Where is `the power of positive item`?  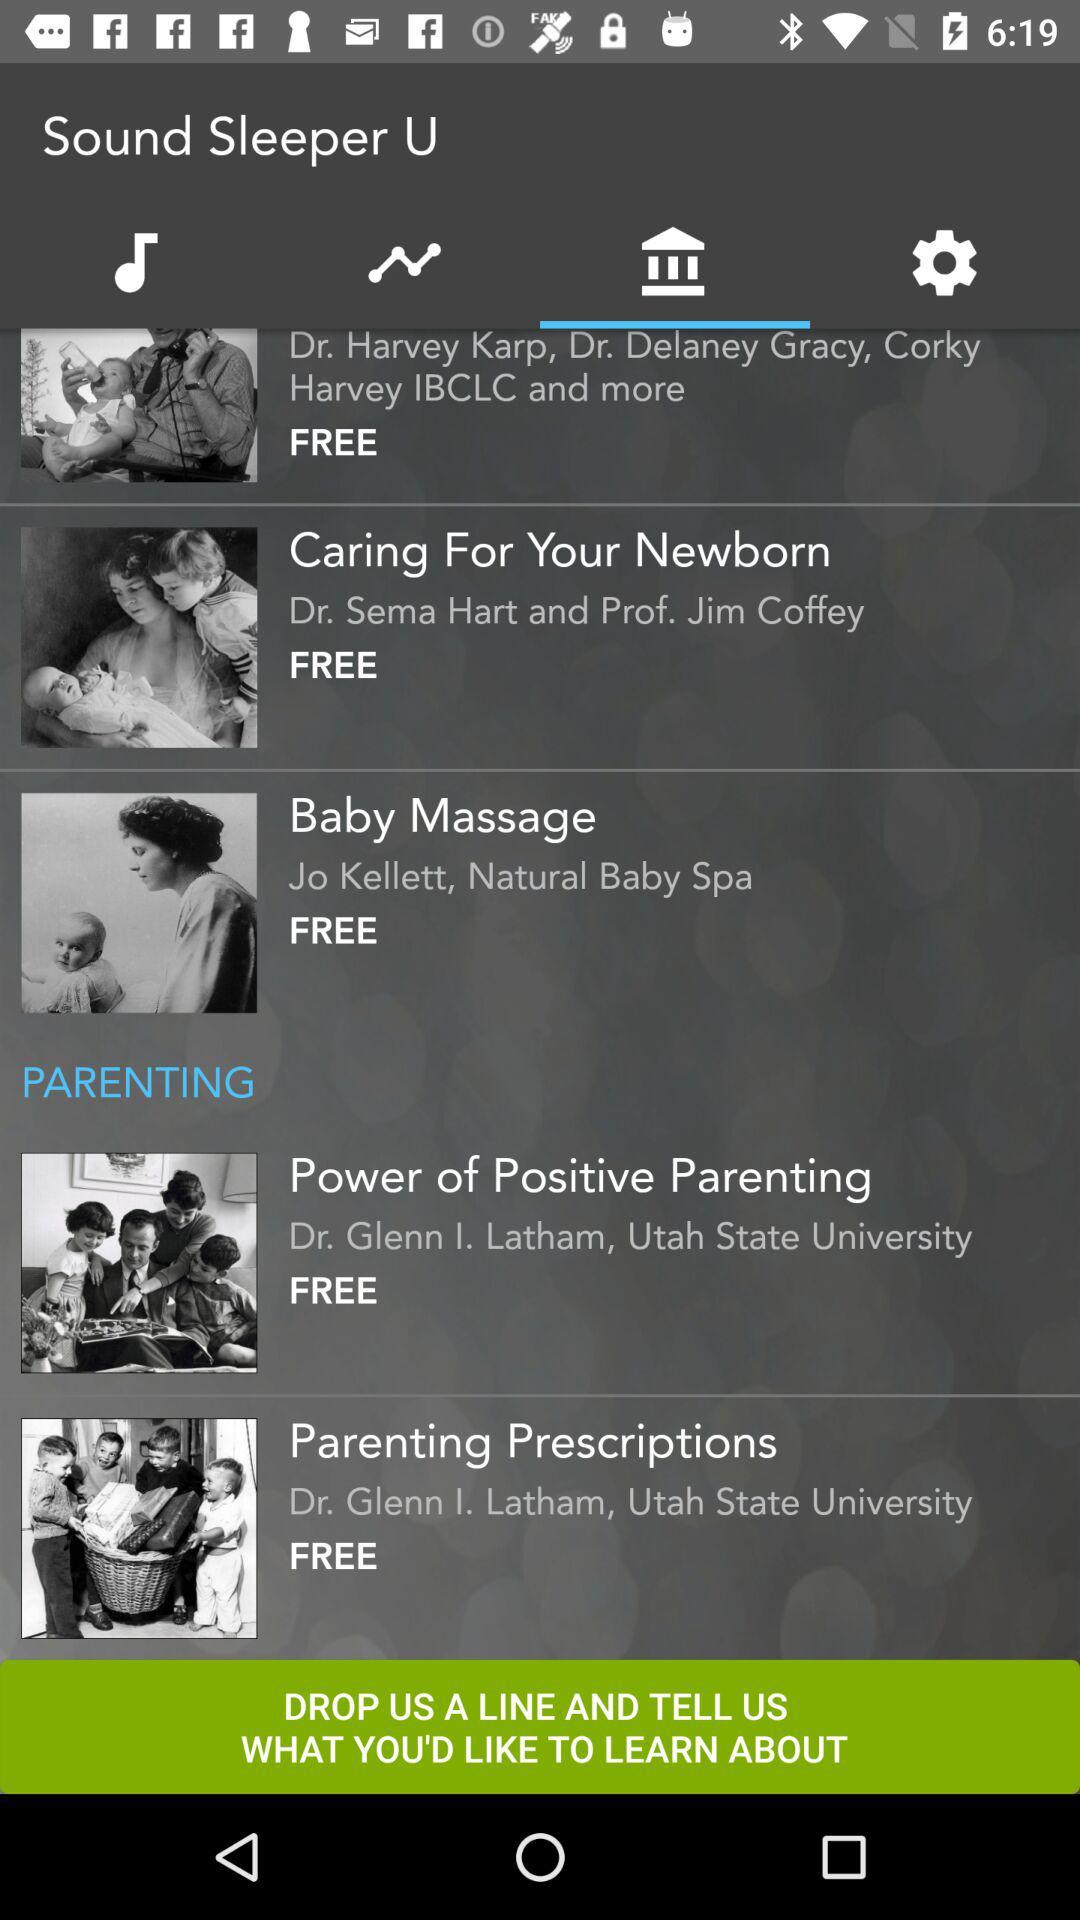 the power of positive item is located at coordinates (678, 1167).